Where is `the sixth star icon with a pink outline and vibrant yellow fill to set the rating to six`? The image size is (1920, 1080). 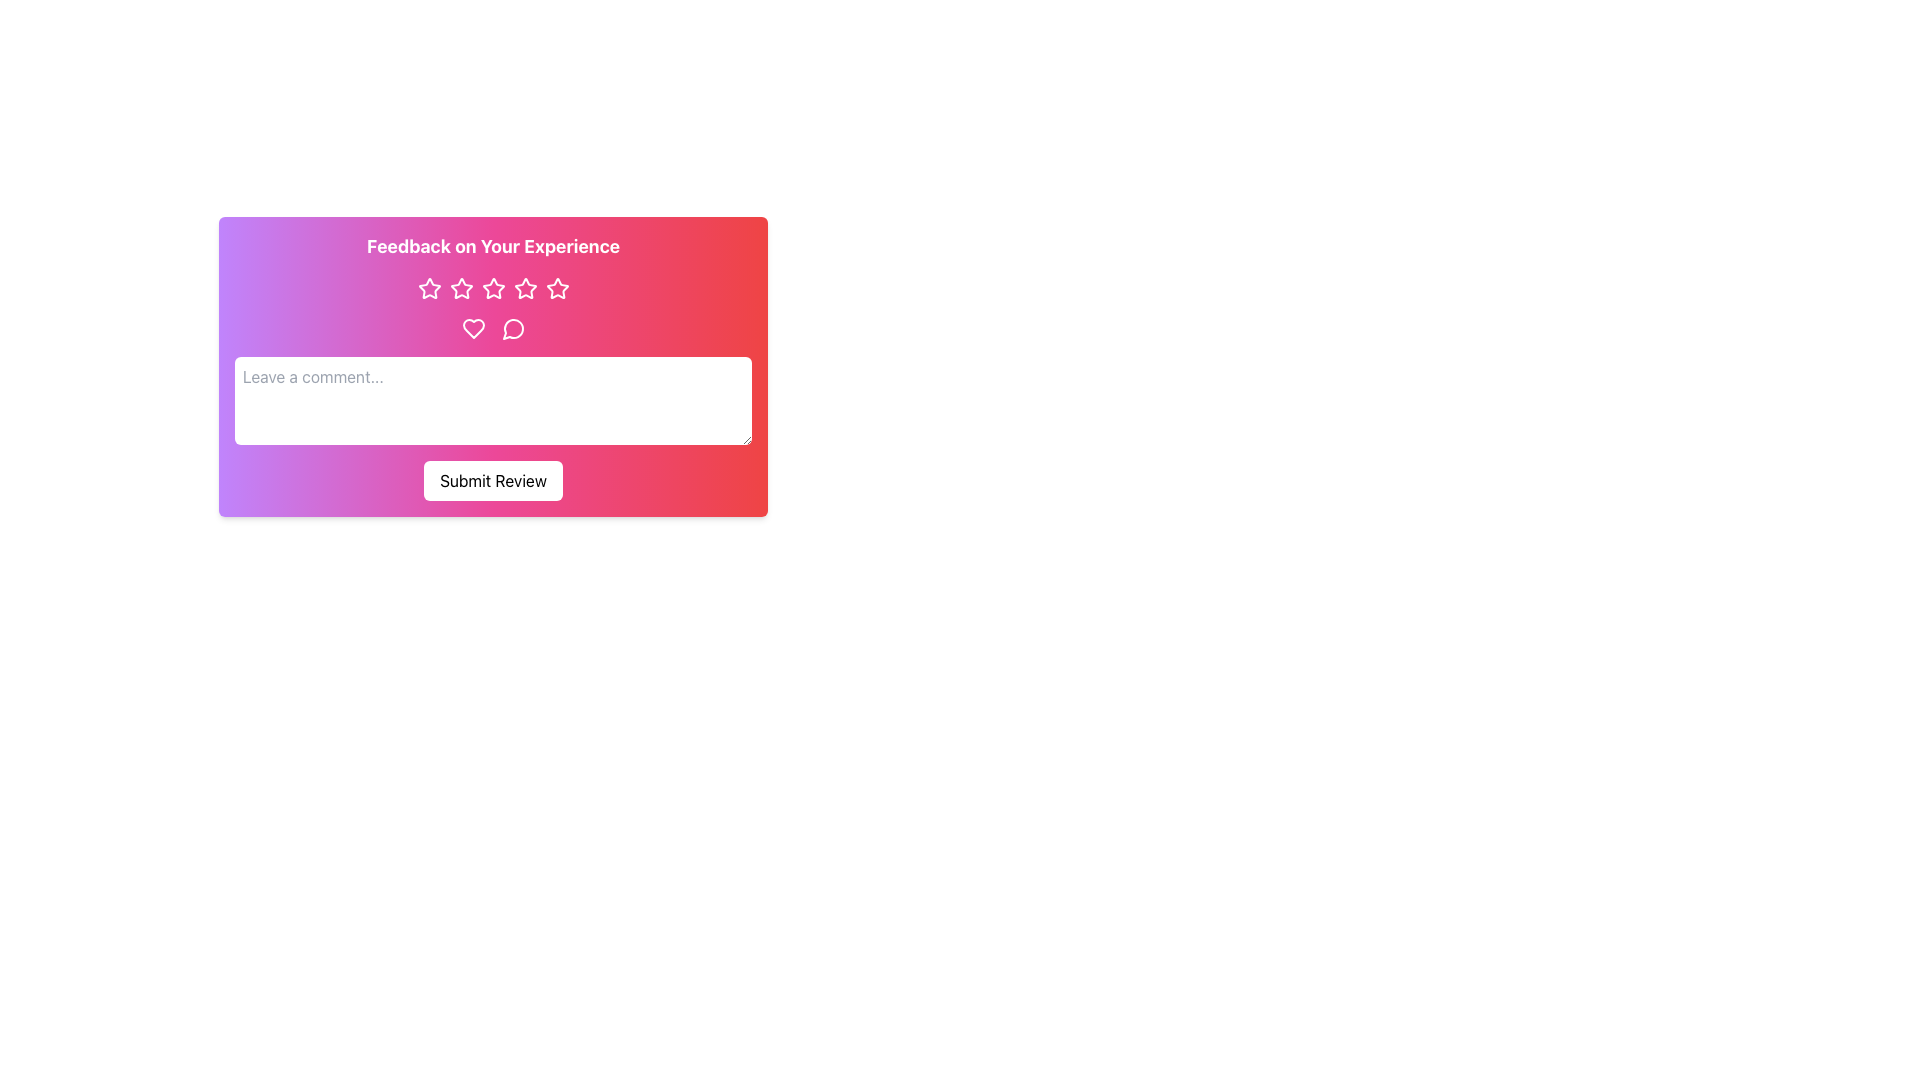 the sixth star icon with a pink outline and vibrant yellow fill to set the rating to six is located at coordinates (557, 289).